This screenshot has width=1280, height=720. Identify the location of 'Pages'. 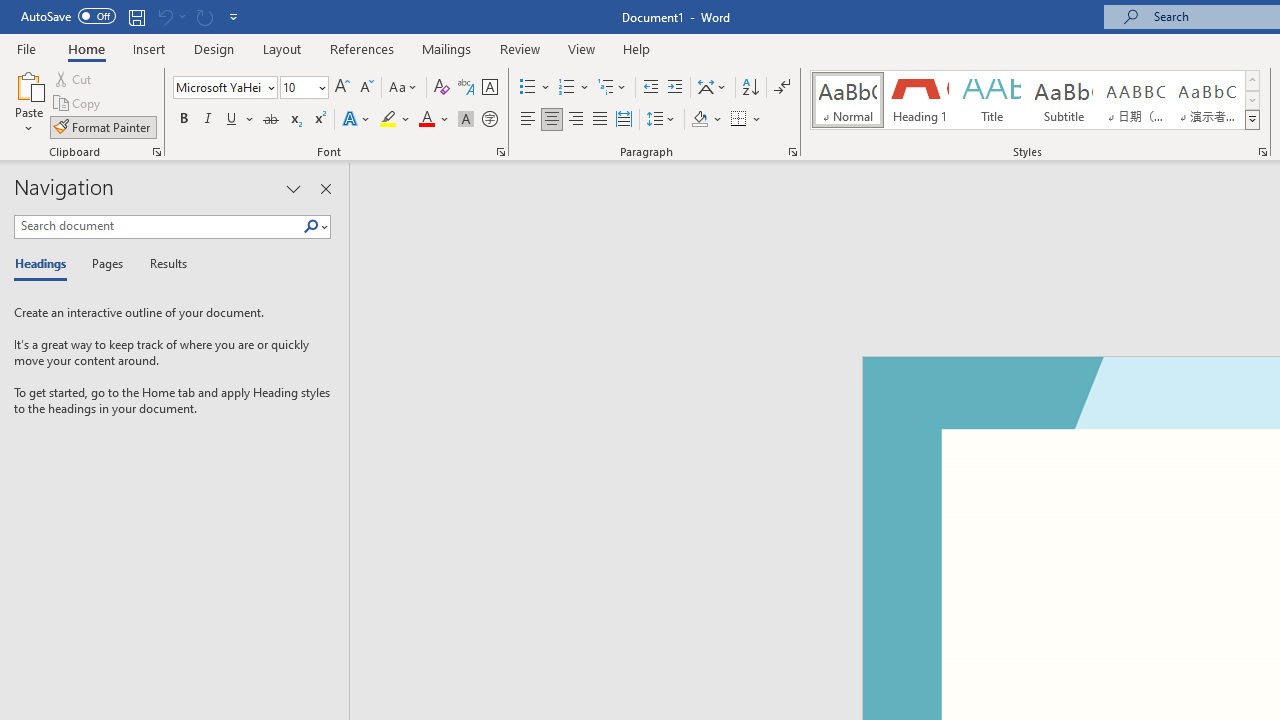
(104, 264).